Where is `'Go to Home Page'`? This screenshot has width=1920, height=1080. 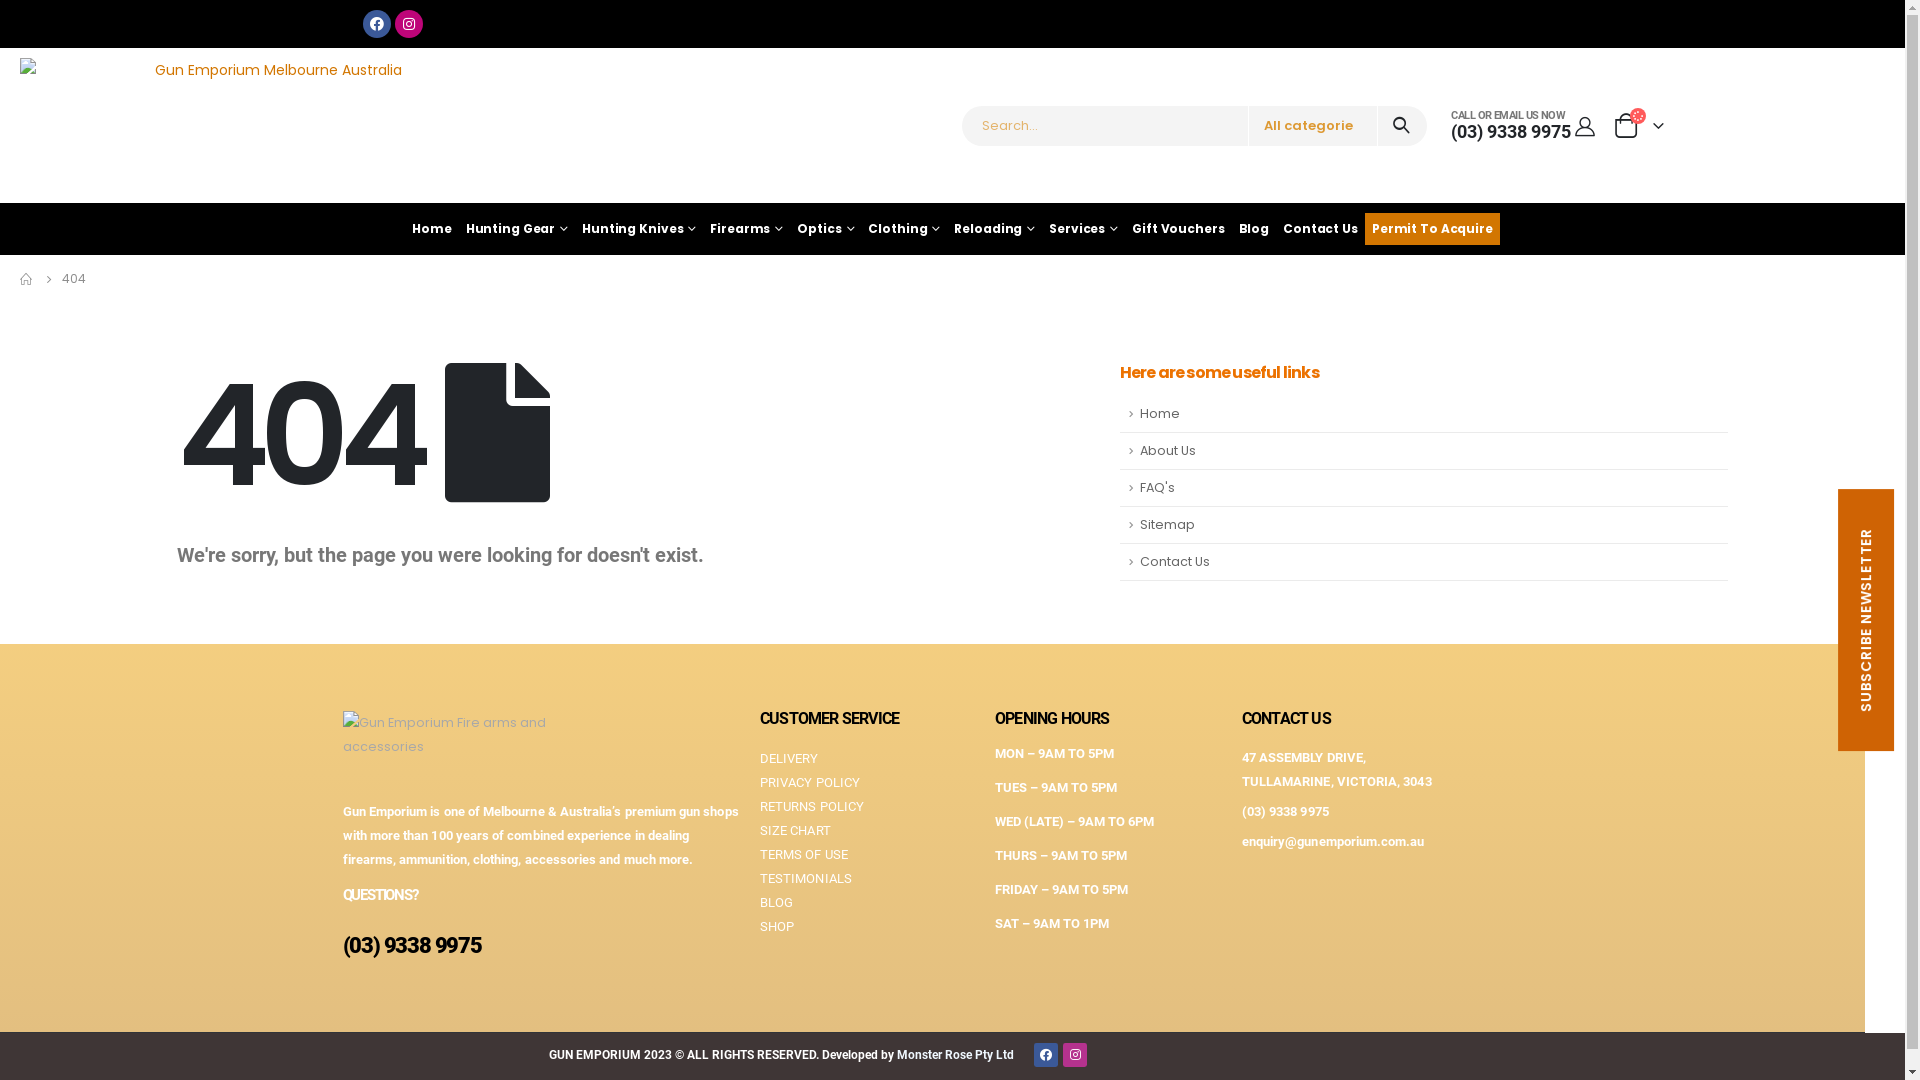 'Go to Home Page' is located at coordinates (27, 278).